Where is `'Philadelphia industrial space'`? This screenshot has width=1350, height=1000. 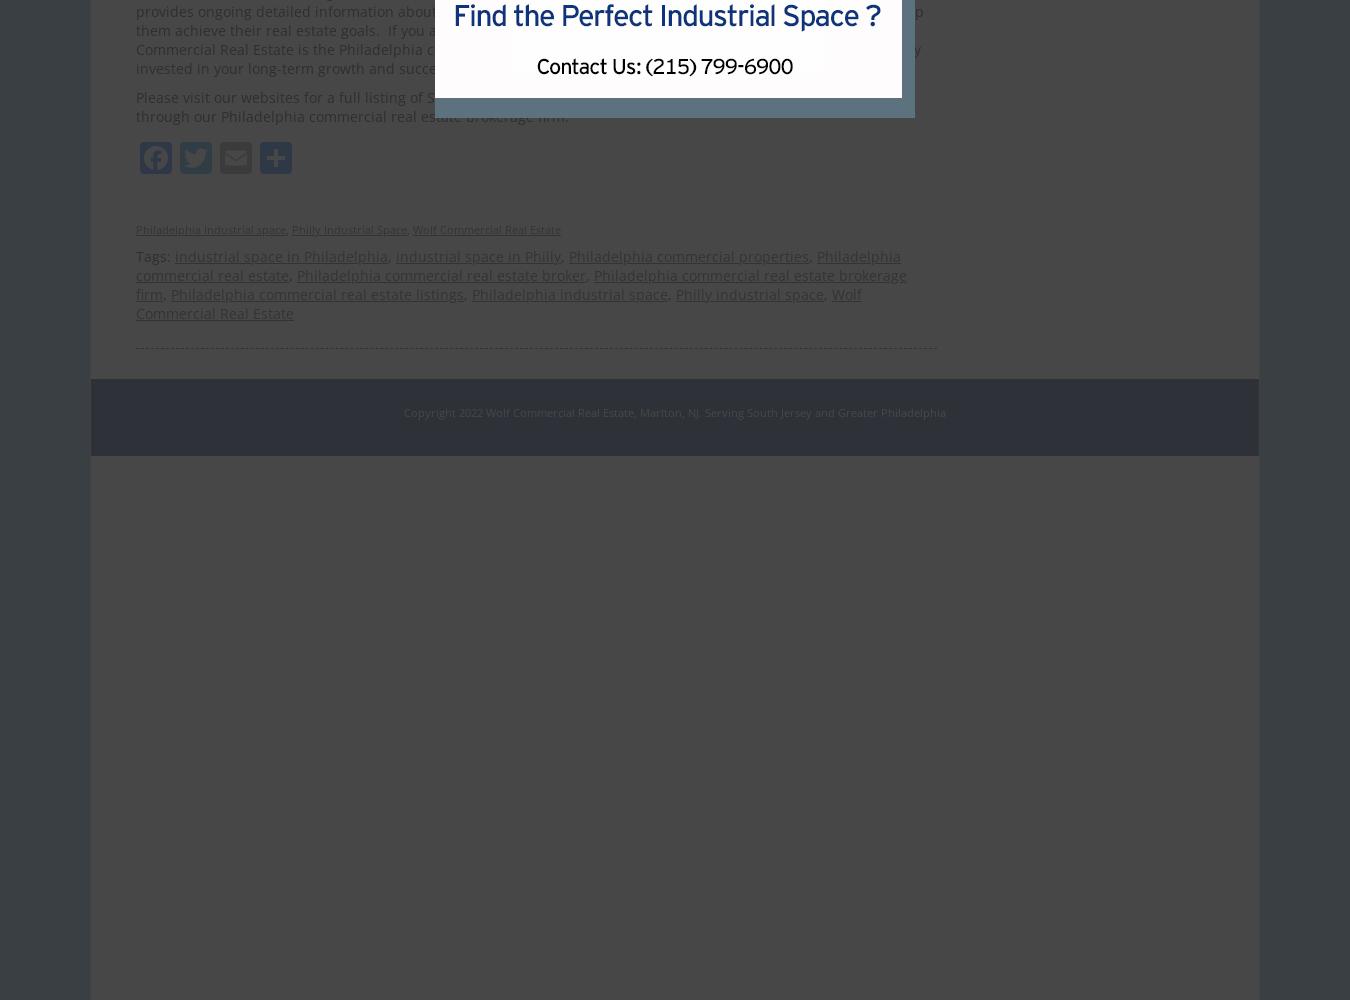 'Philadelphia industrial space' is located at coordinates (569, 294).